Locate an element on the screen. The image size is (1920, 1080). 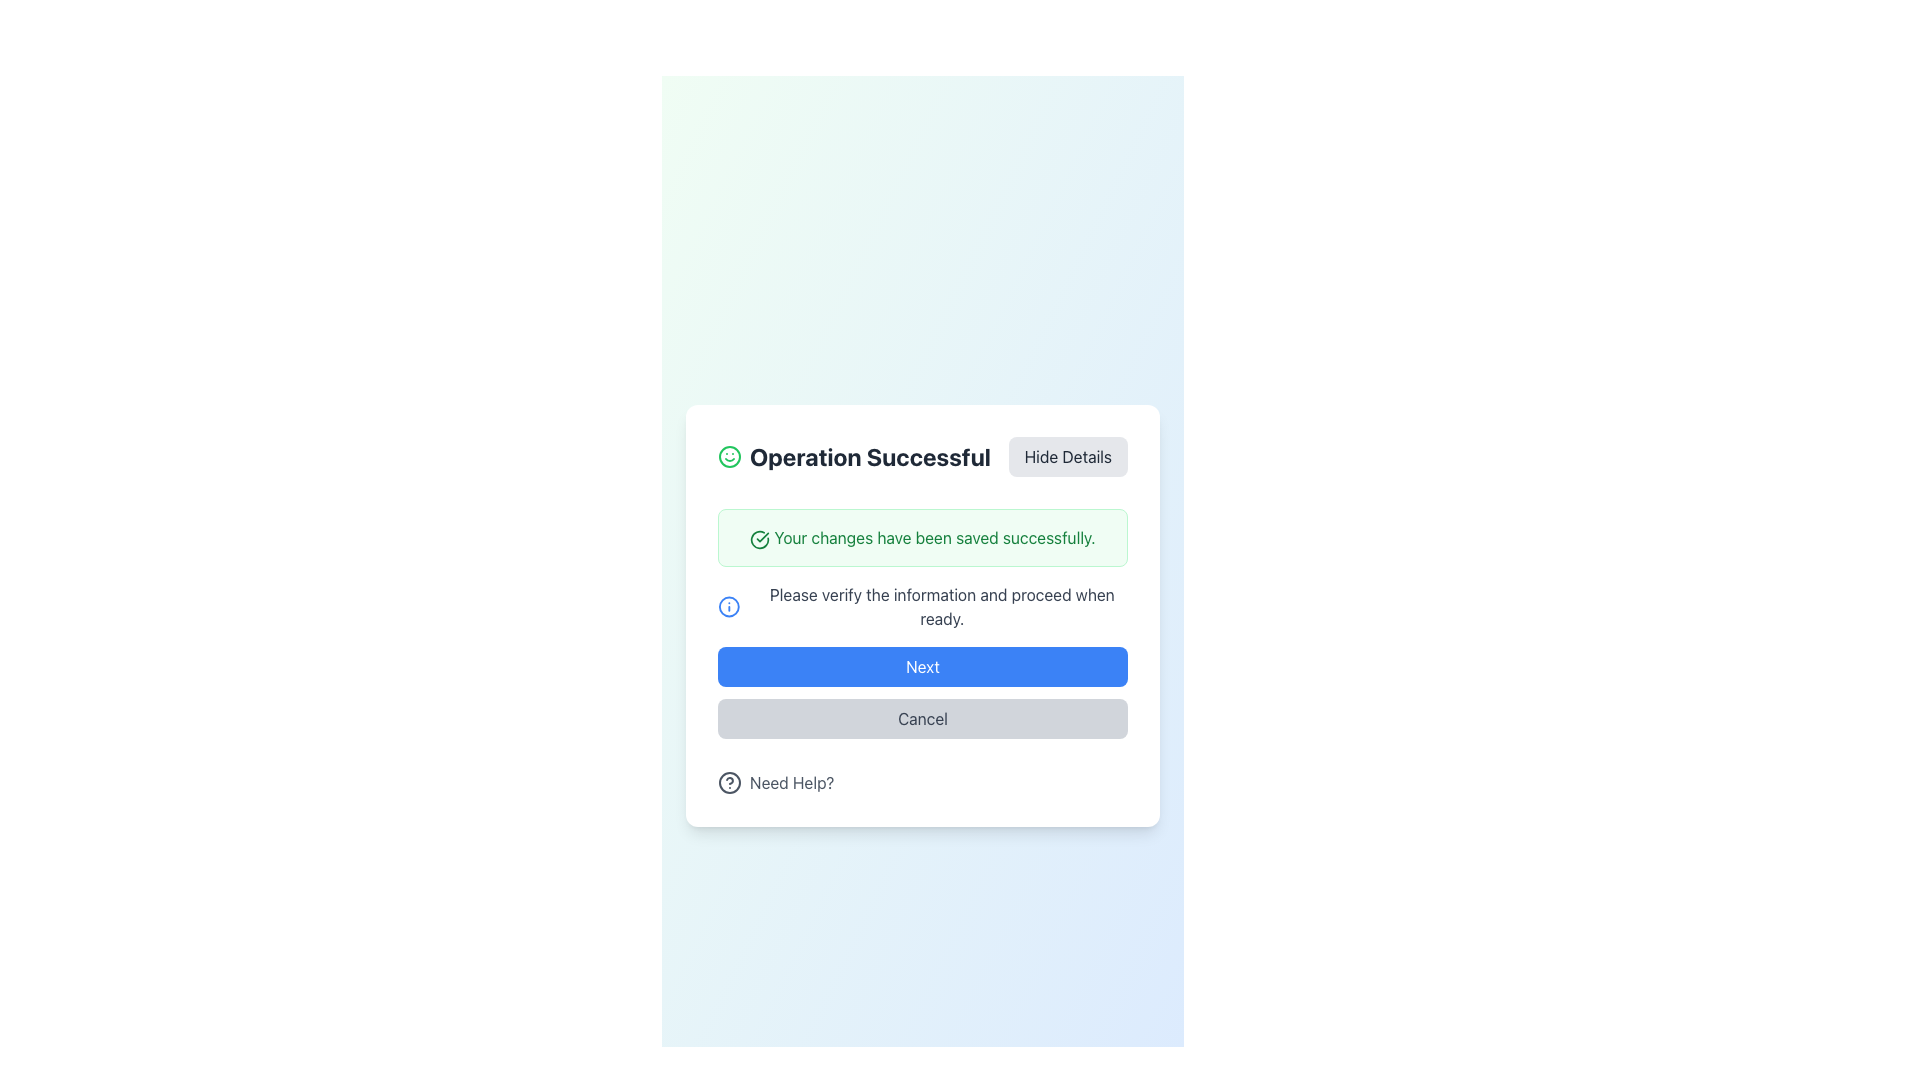
the 'Hide Details' button which has a light gray background and is located to the right of the 'Operation Successful' text is located at coordinates (1067, 456).